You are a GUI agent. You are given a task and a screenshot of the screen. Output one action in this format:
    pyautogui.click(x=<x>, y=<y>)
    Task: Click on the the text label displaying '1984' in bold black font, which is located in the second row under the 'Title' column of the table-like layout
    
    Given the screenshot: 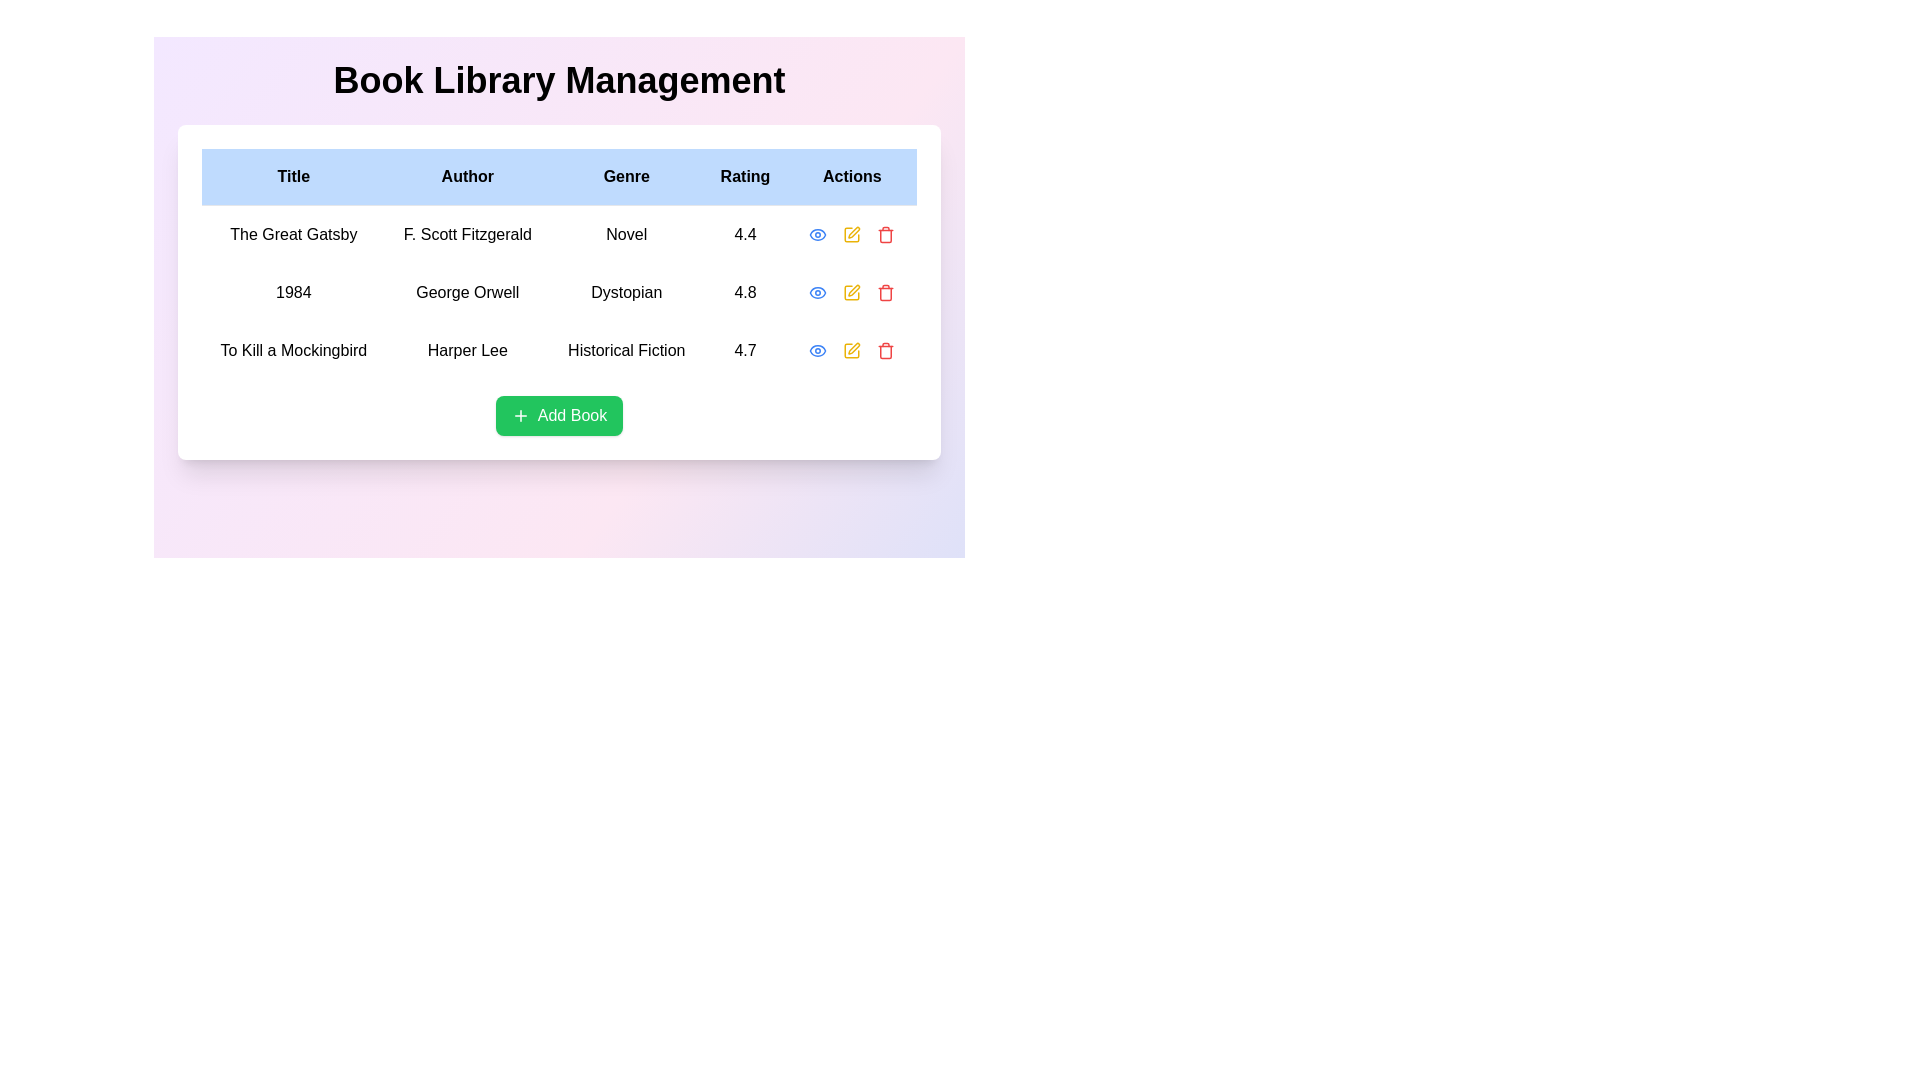 What is the action you would take?
    pyautogui.click(x=292, y=293)
    